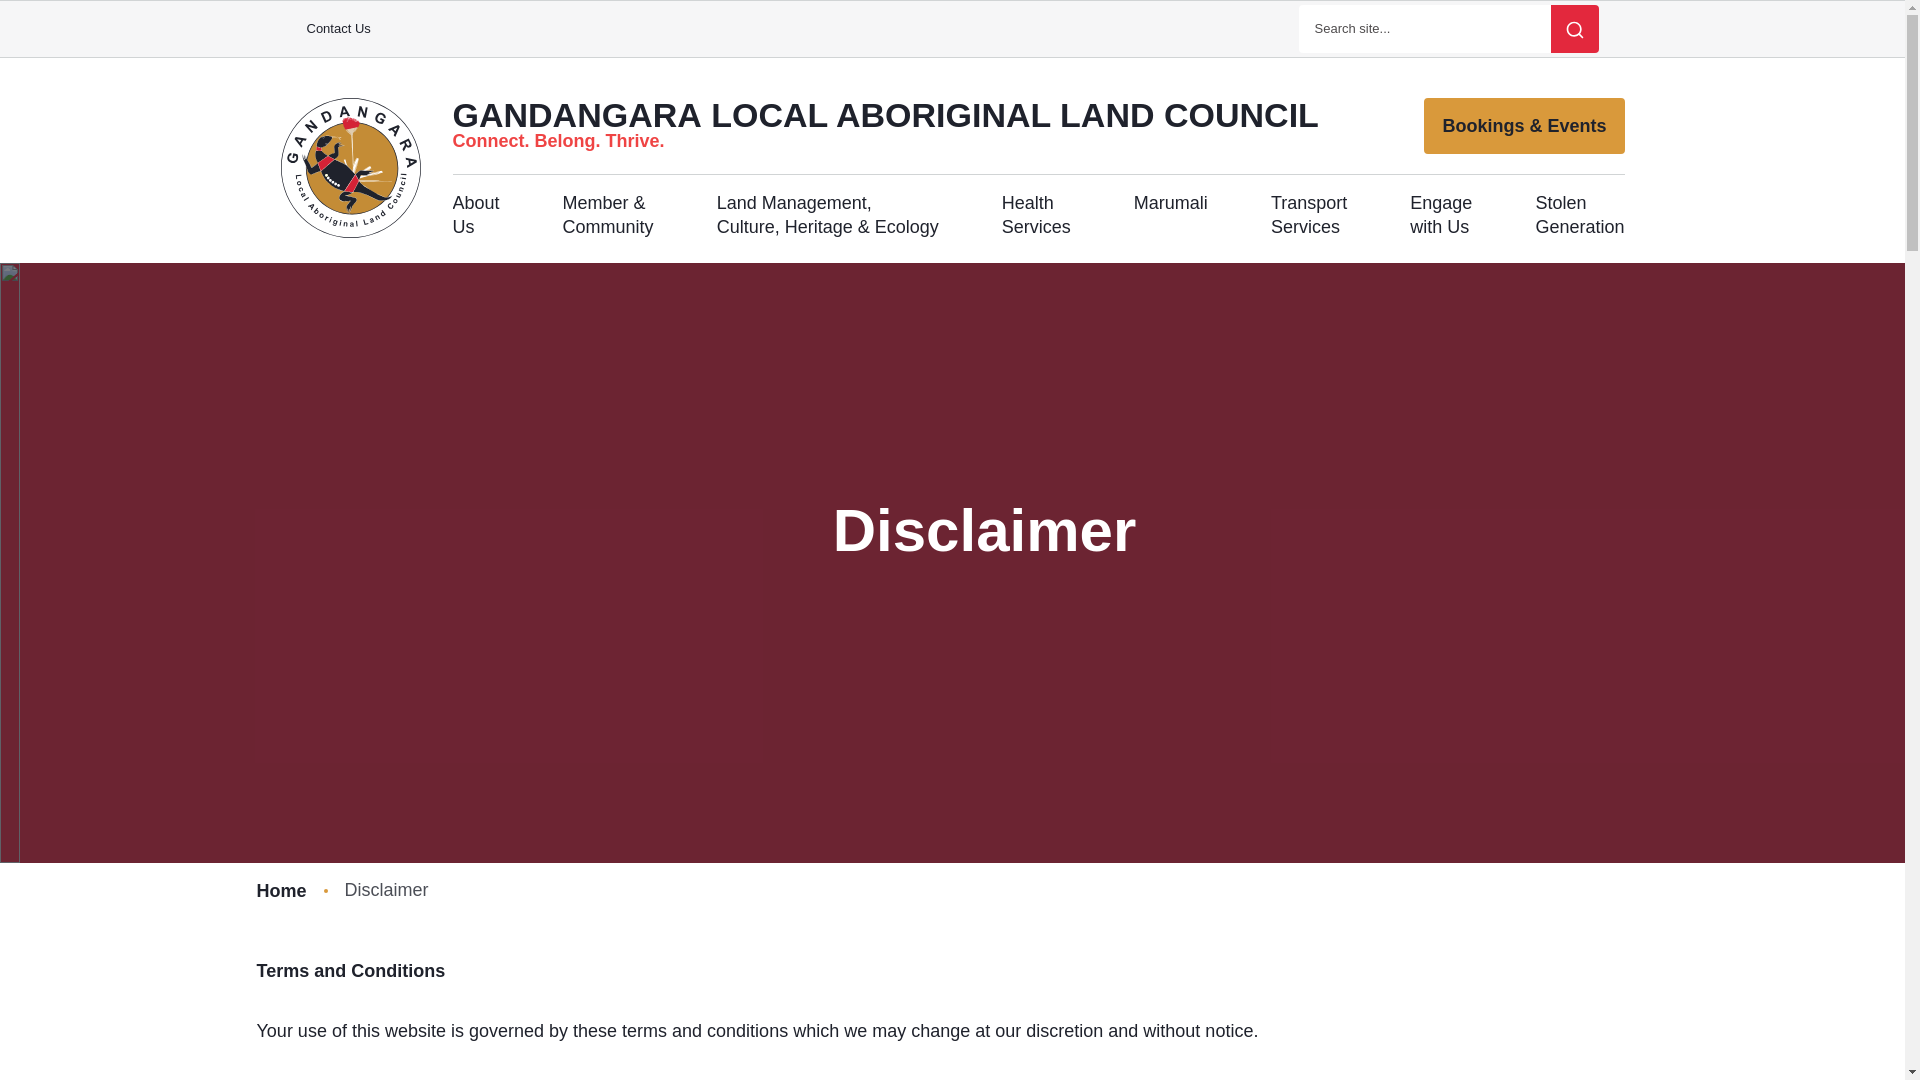 The width and height of the screenshot is (1920, 1080). I want to click on 'Land Management,, so click(828, 215).